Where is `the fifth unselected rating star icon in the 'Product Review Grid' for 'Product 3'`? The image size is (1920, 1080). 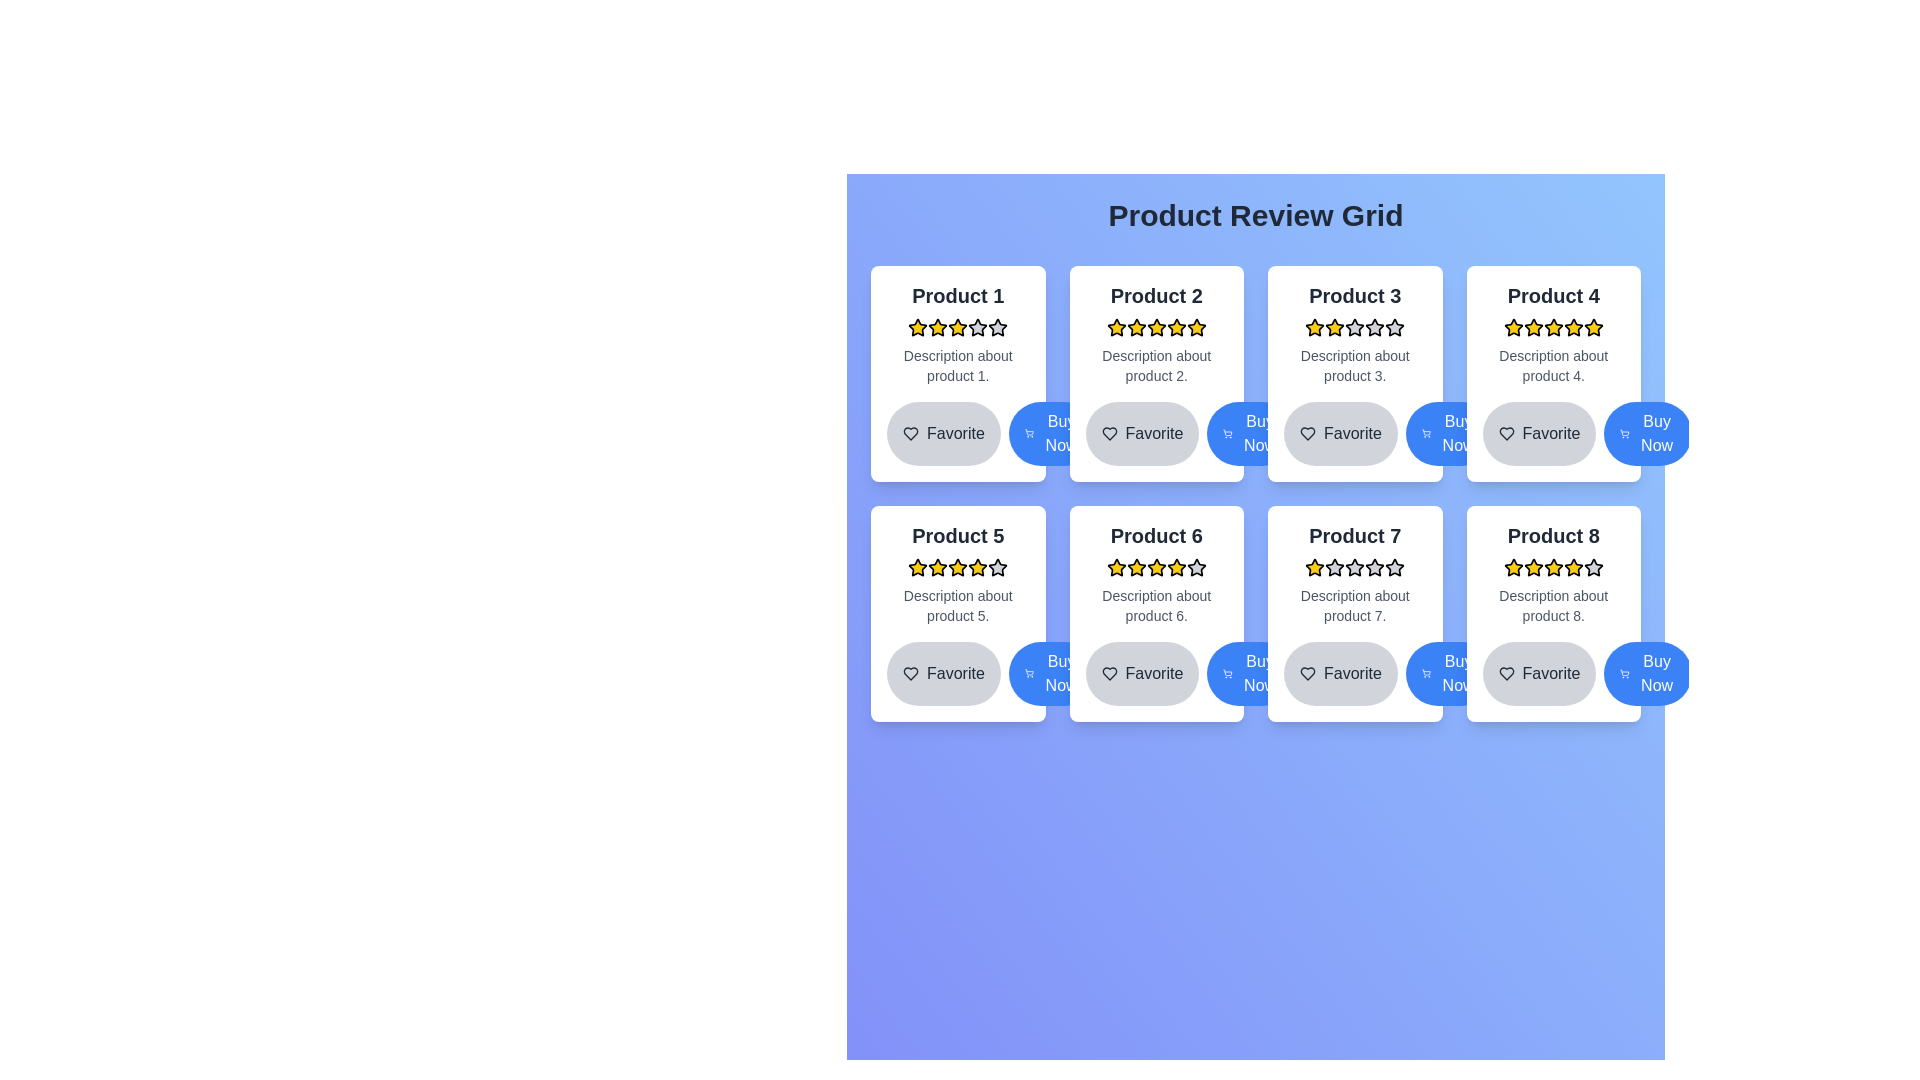
the fifth unselected rating star icon in the 'Product Review Grid' for 'Product 3' is located at coordinates (1374, 326).